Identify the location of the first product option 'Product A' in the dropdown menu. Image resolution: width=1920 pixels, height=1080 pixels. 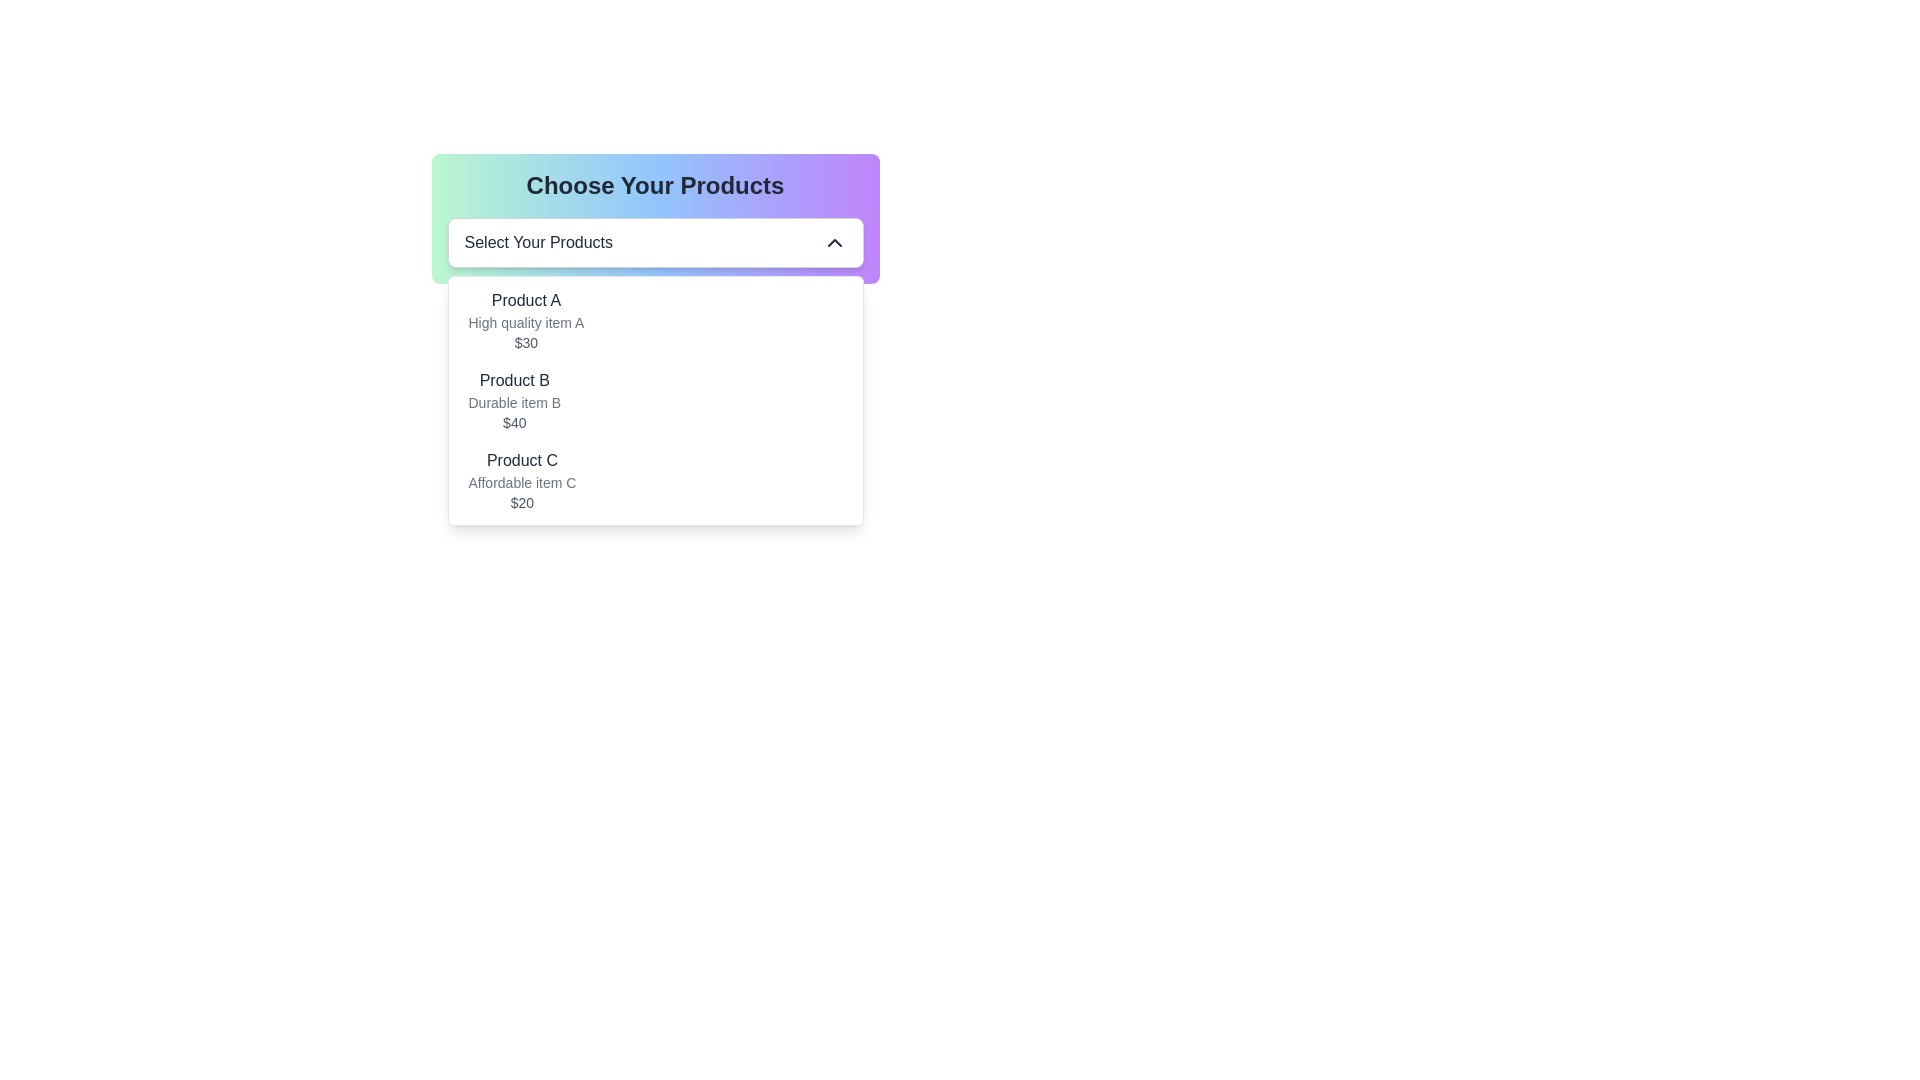
(655, 319).